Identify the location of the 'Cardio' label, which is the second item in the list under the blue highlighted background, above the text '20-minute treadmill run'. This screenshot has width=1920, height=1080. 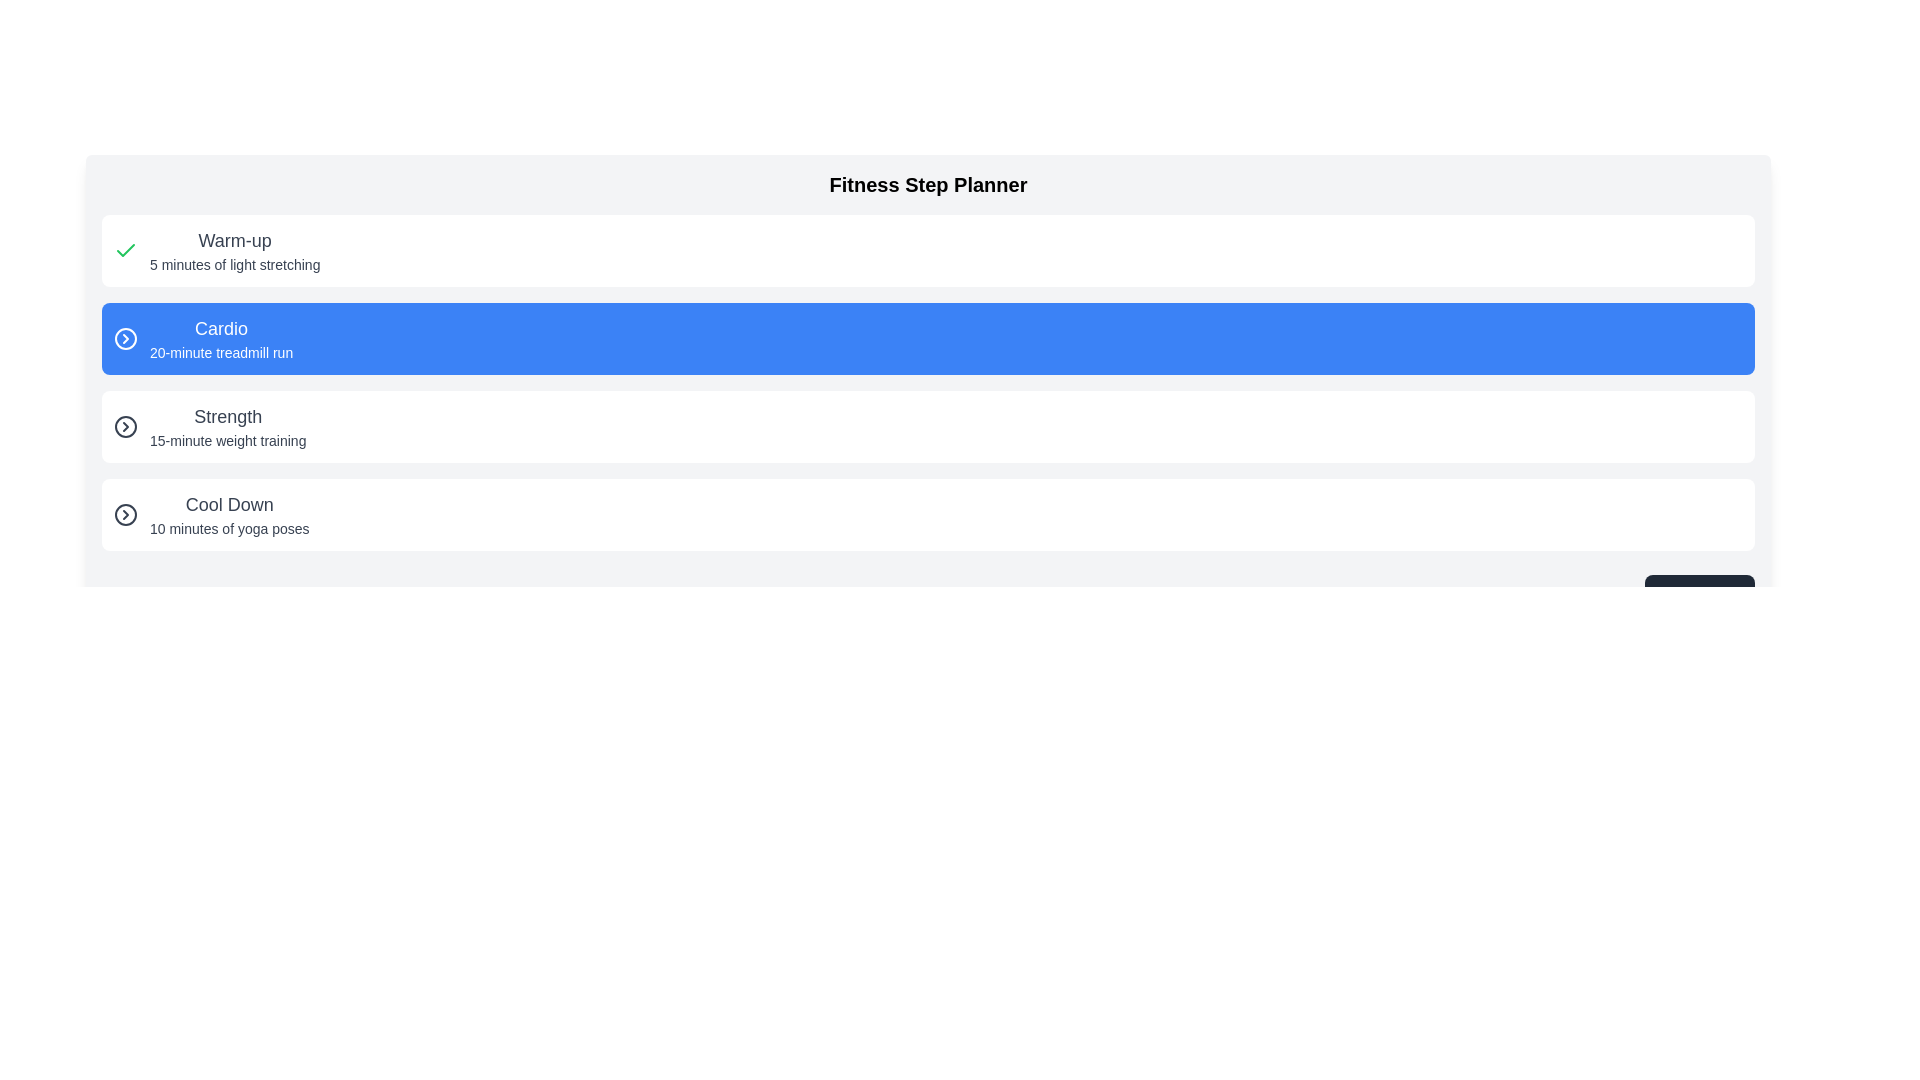
(221, 327).